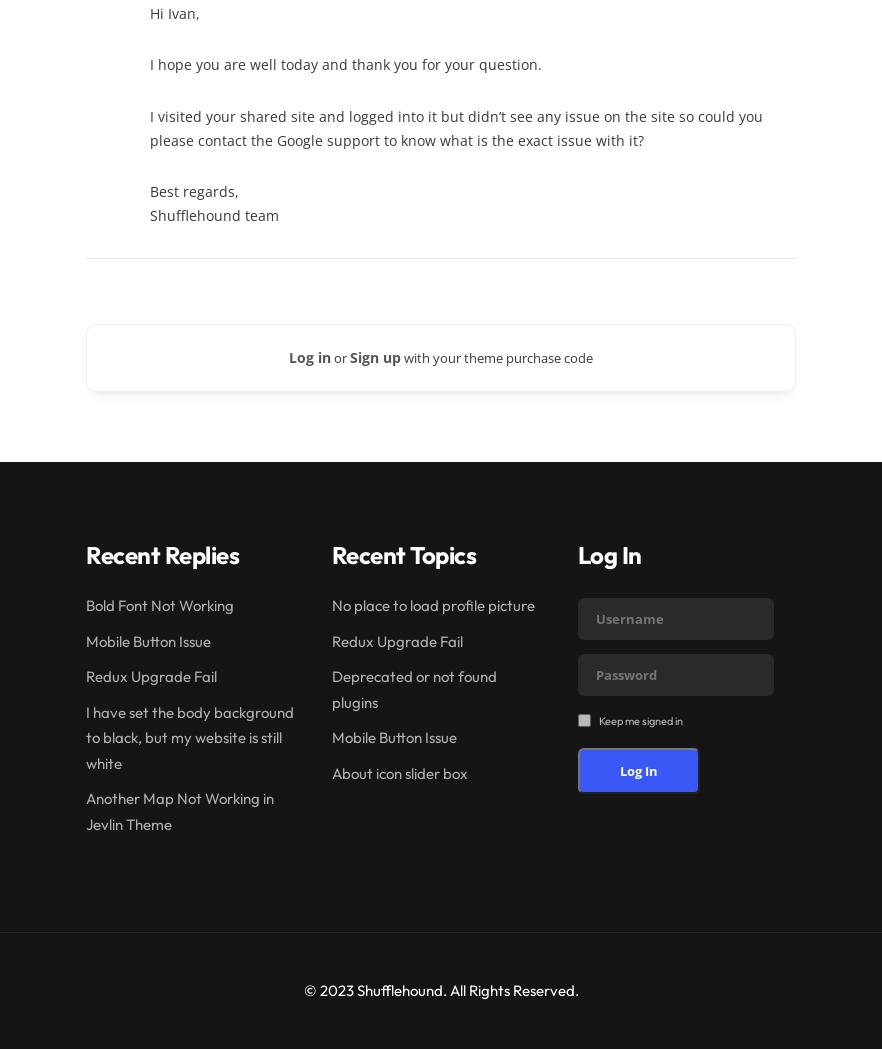  What do you see at coordinates (194, 190) in the screenshot?
I see `'Best regards,'` at bounding box center [194, 190].